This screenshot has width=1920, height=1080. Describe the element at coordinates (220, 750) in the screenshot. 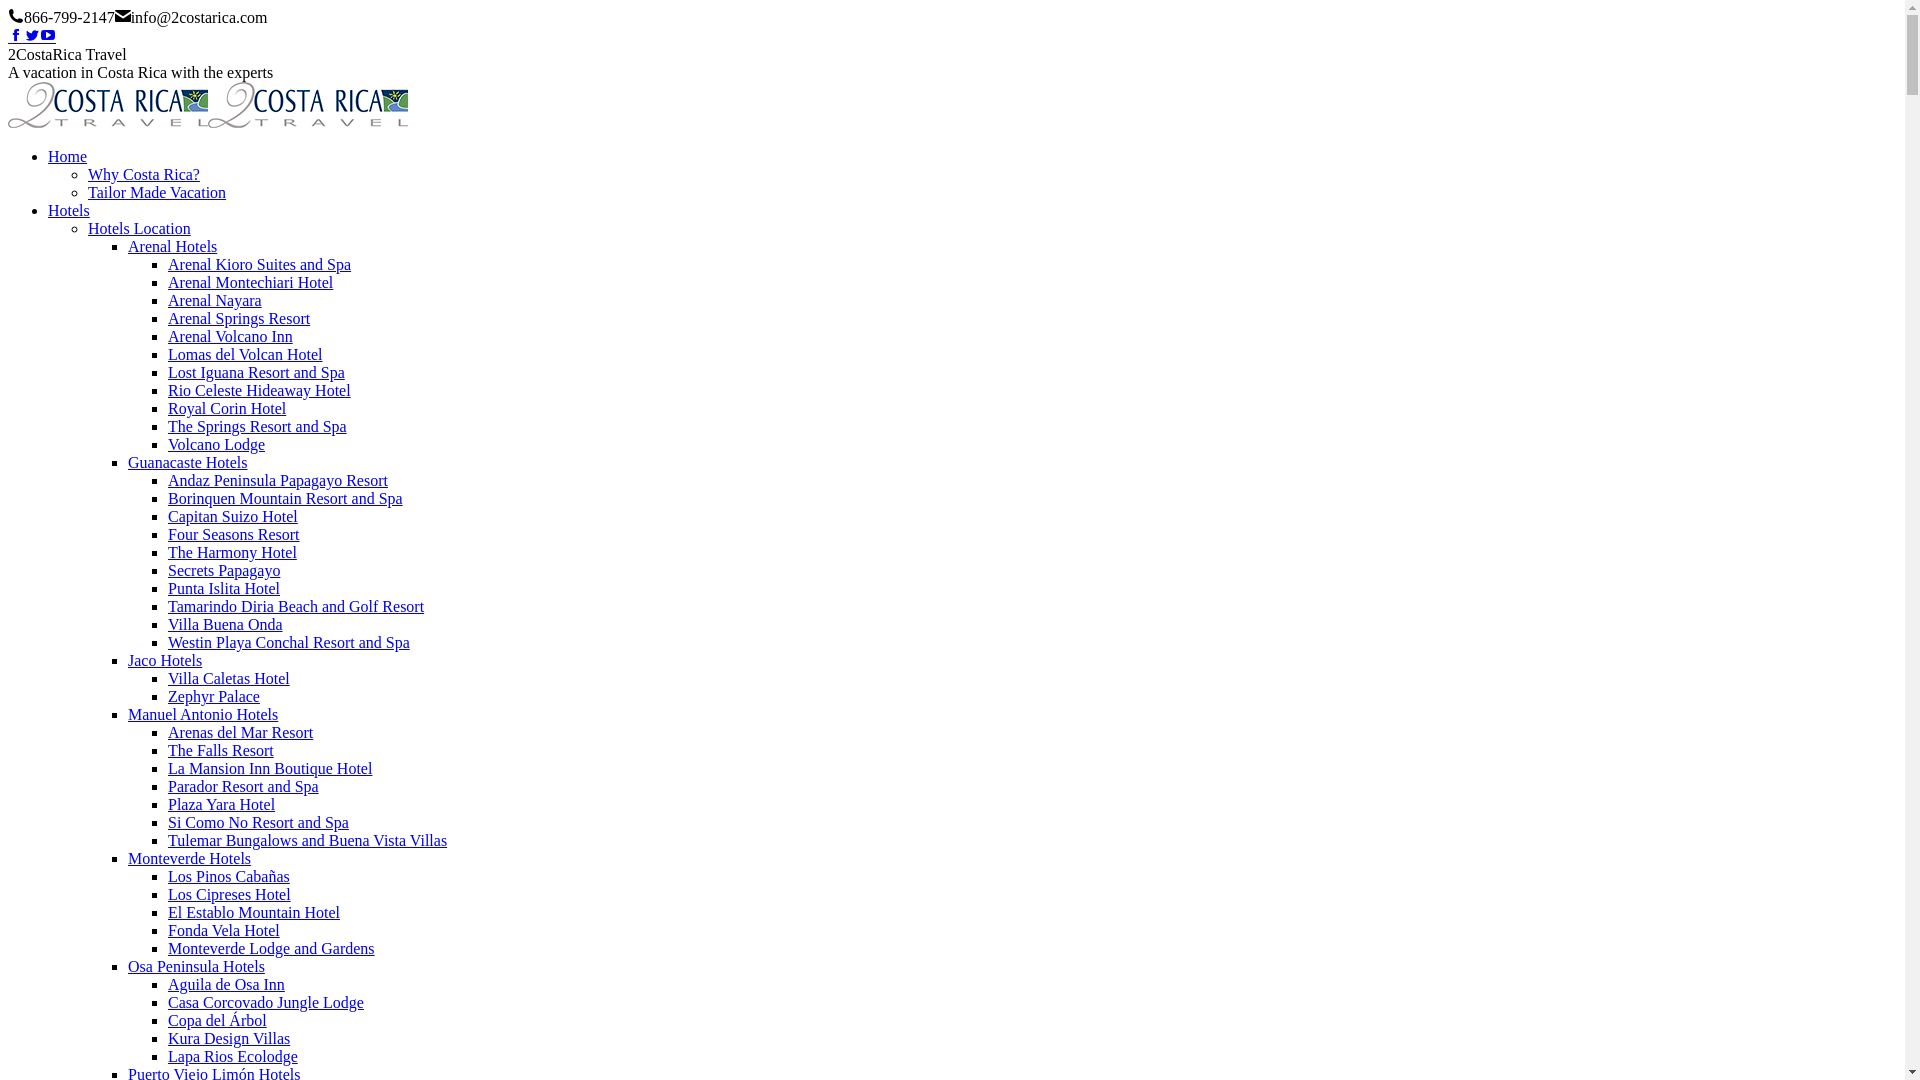

I see `'The Falls Resort'` at that location.